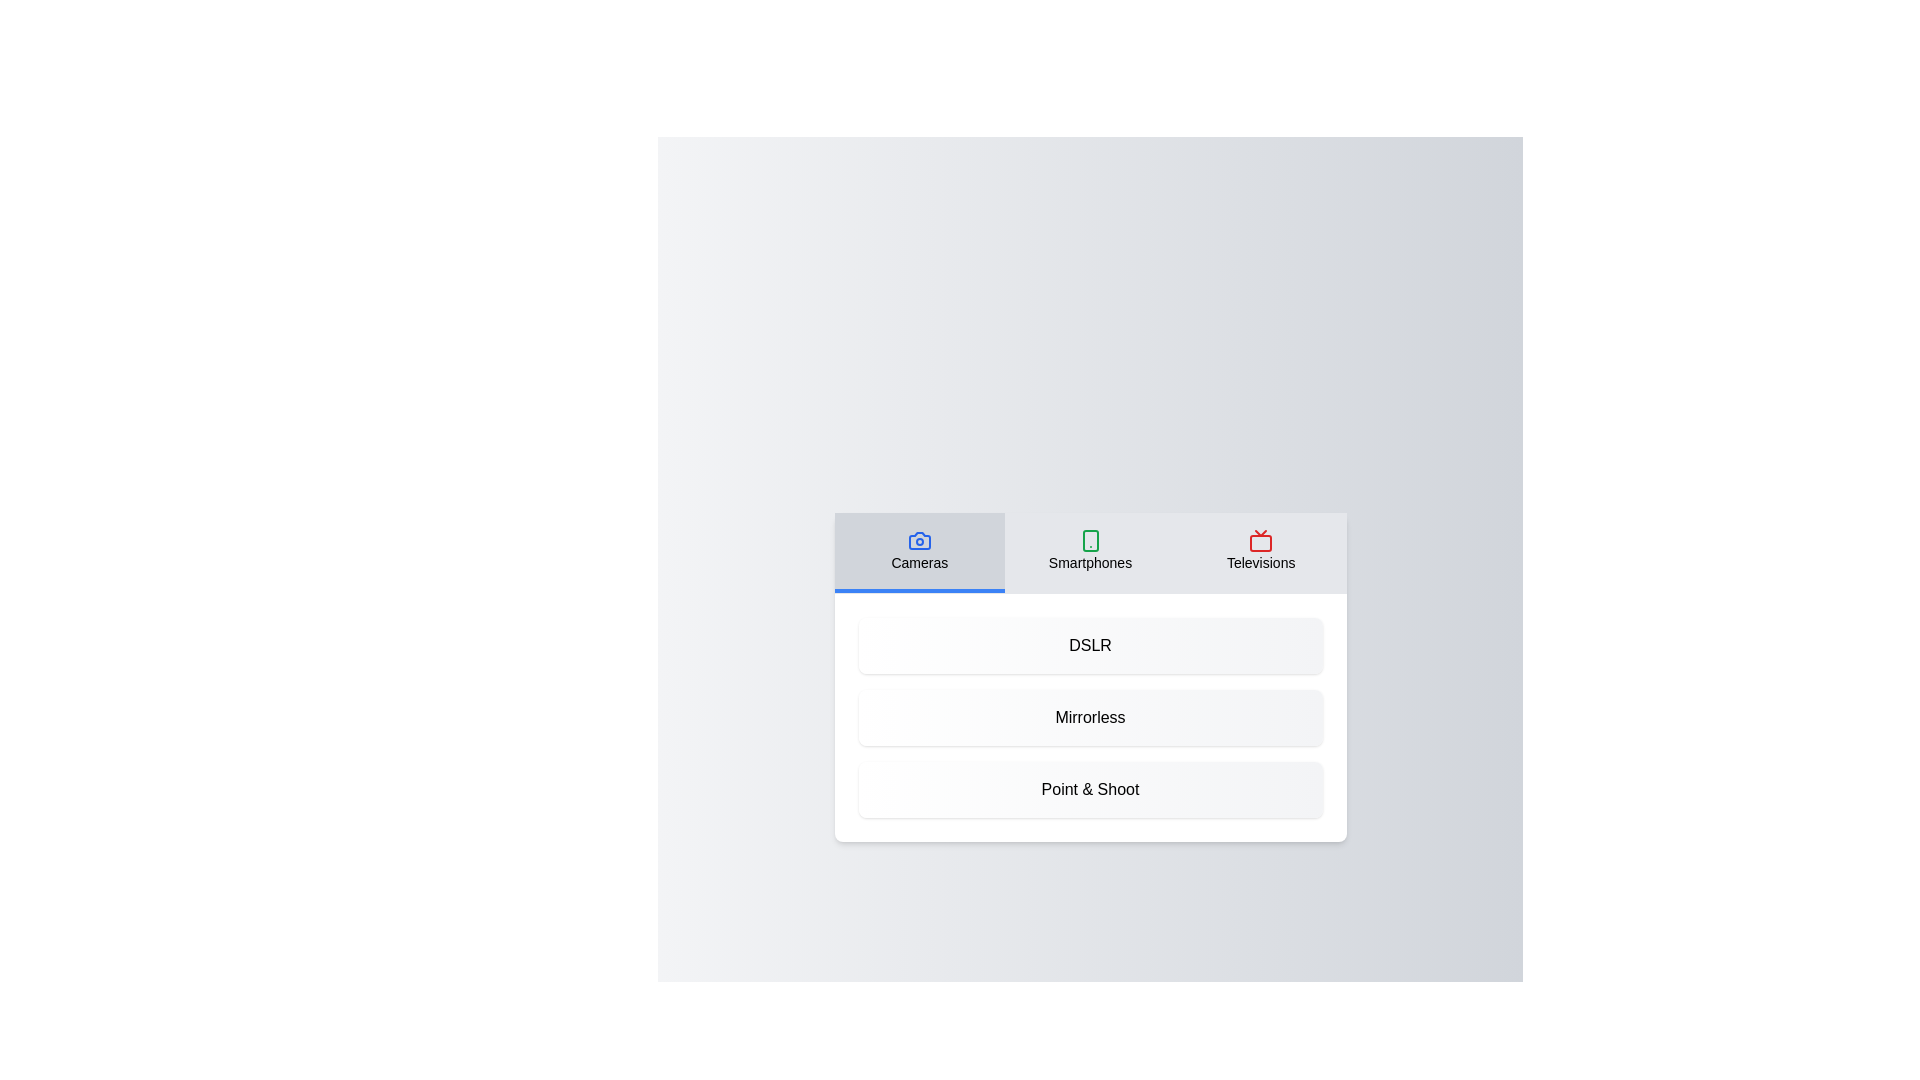 Image resolution: width=1920 pixels, height=1080 pixels. I want to click on the product 'DSLR' from the displayed list, so click(1089, 645).